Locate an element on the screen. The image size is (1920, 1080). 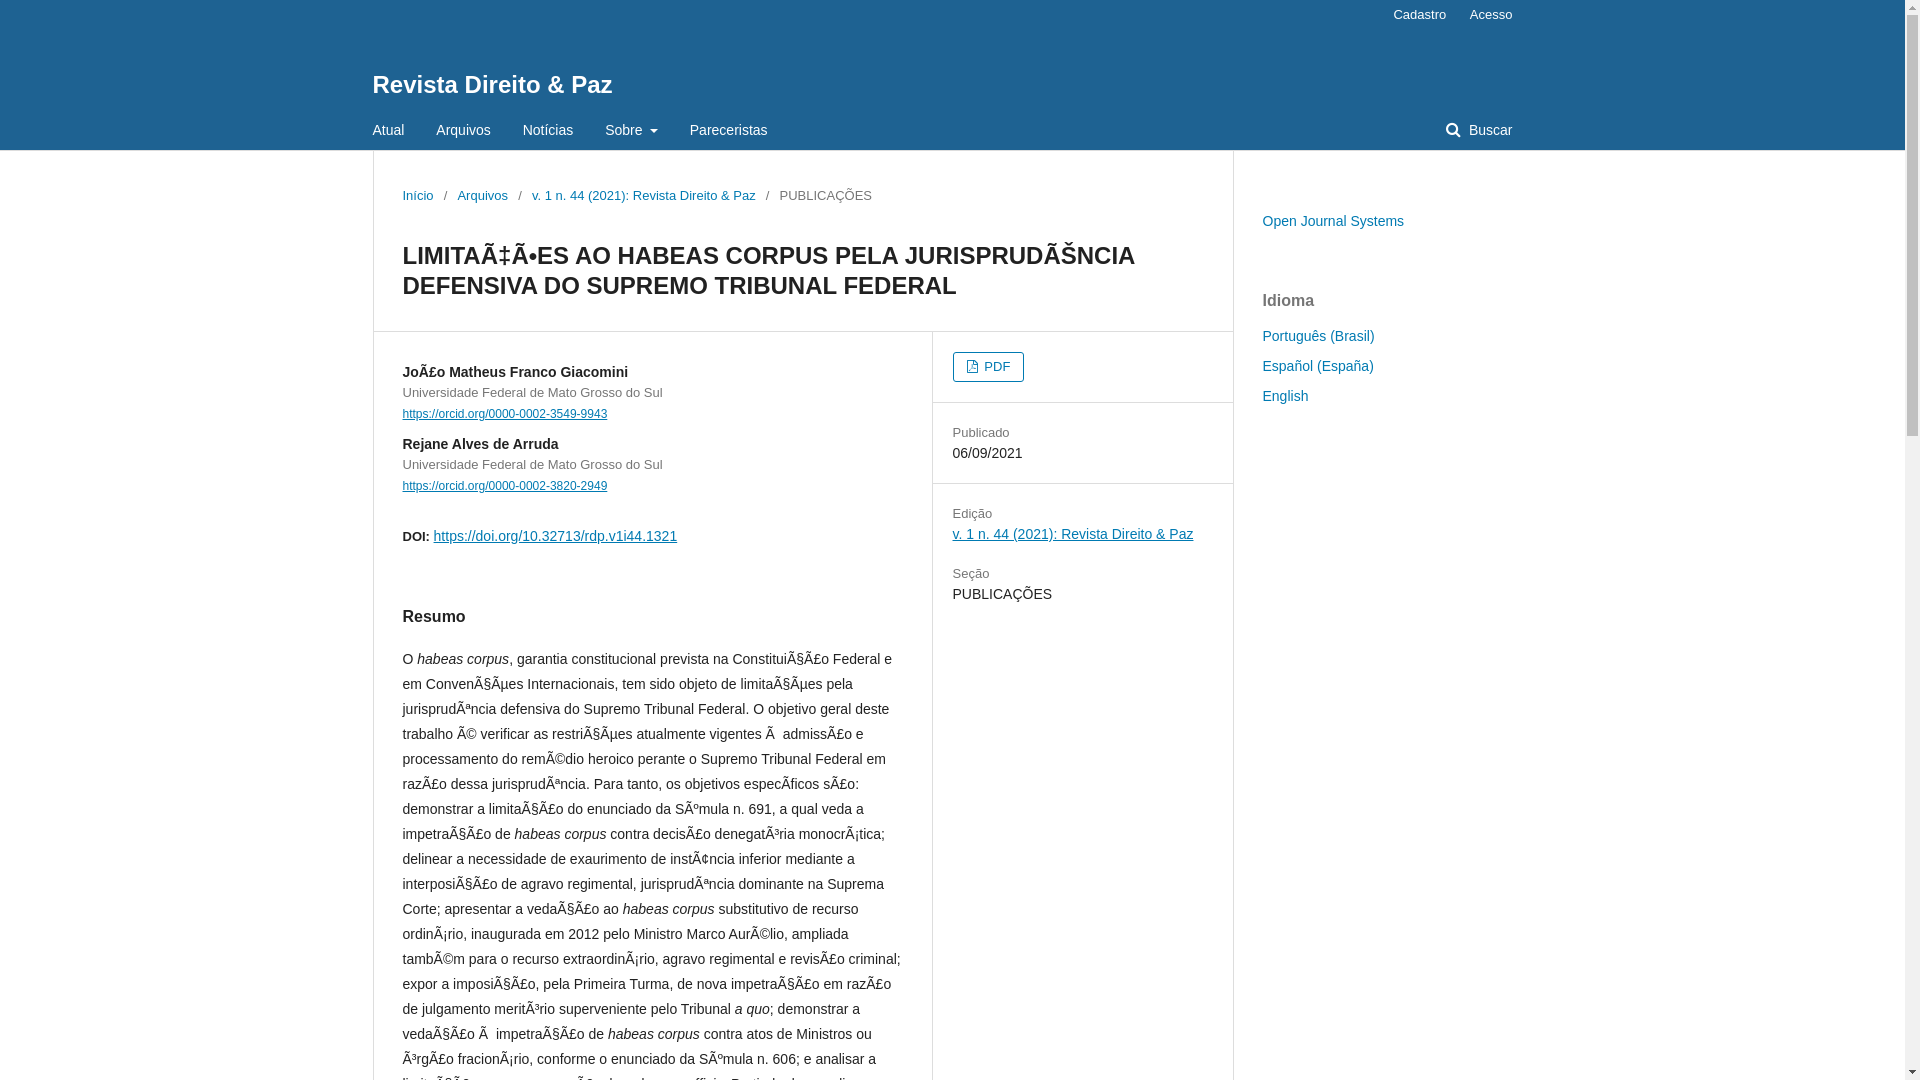
'Cadastro' is located at coordinates (1381, 15).